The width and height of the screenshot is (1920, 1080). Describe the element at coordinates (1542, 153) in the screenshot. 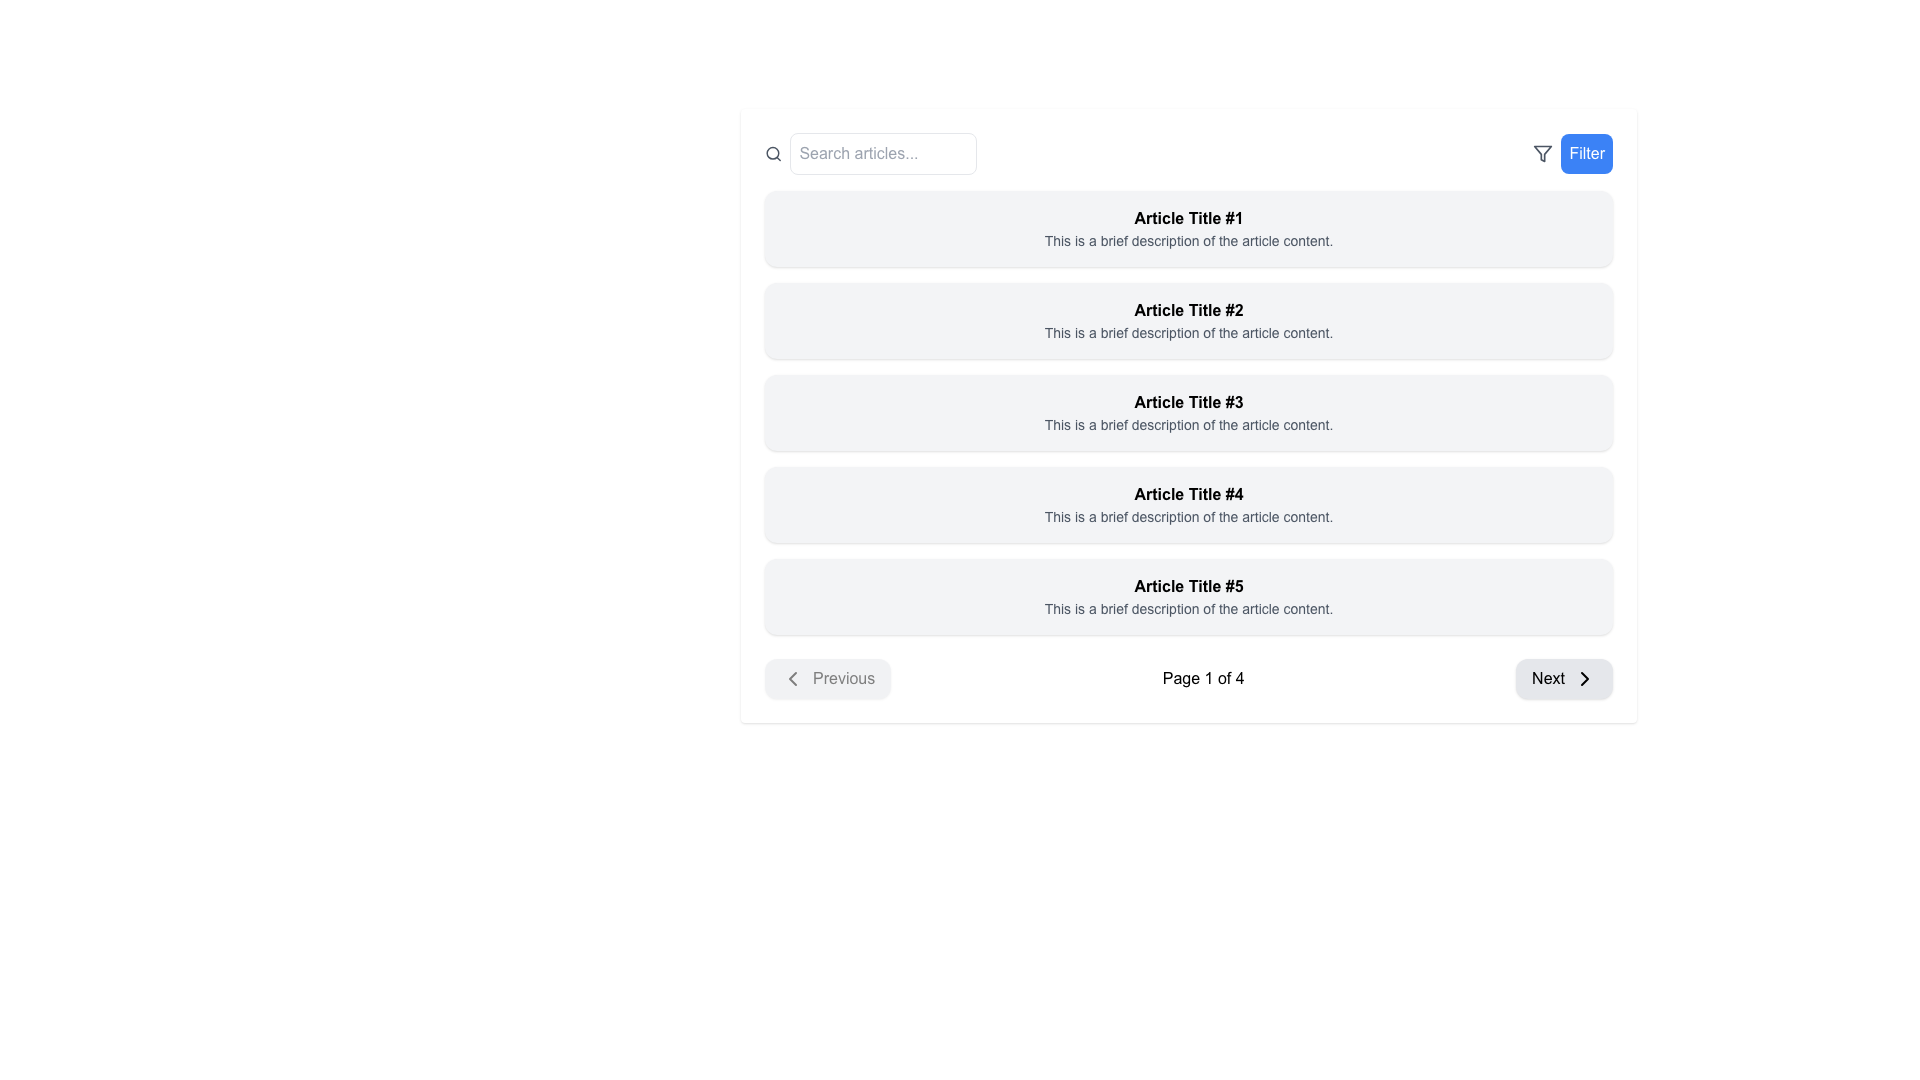

I see `the filter funnel SVG icon located in the top-right corner of the interface, immediately left of the 'Filter' button, to interact with the associated filtering functionality` at that location.